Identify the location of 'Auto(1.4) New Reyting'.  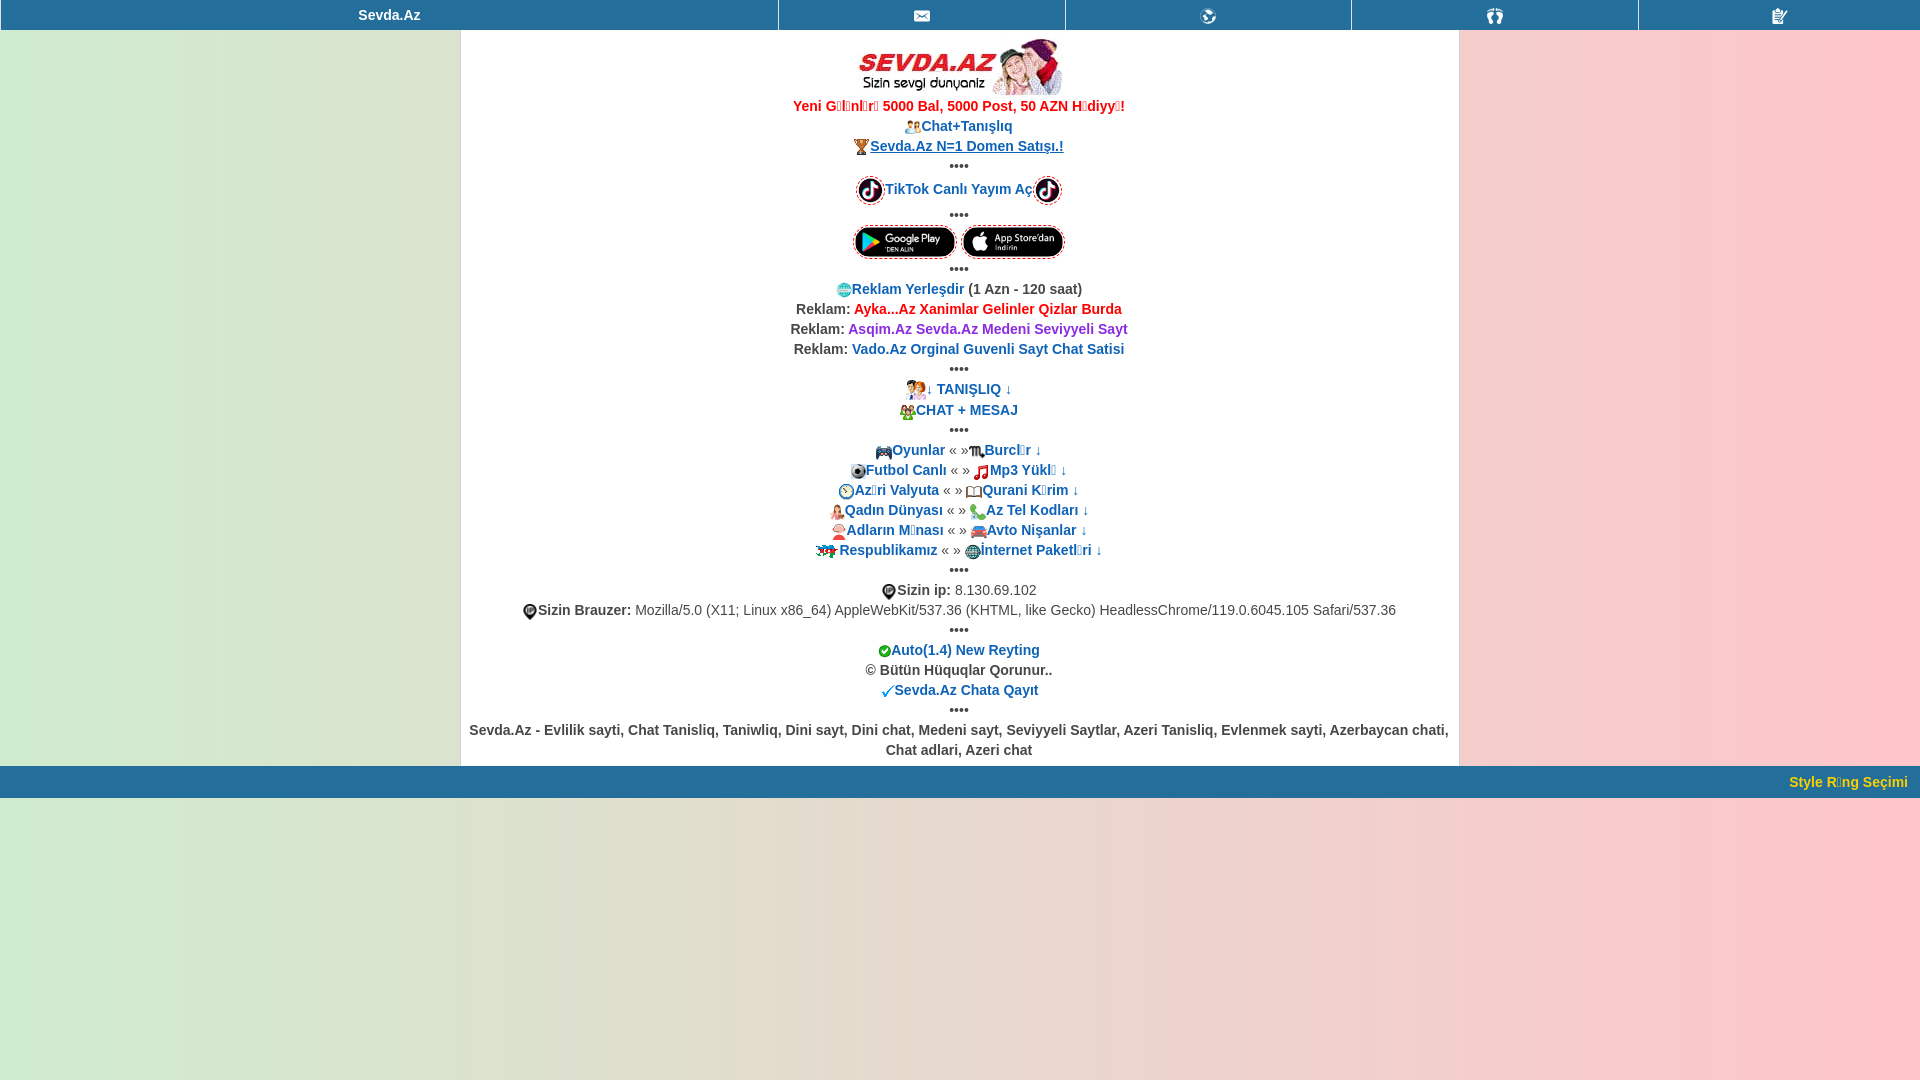
(965, 650).